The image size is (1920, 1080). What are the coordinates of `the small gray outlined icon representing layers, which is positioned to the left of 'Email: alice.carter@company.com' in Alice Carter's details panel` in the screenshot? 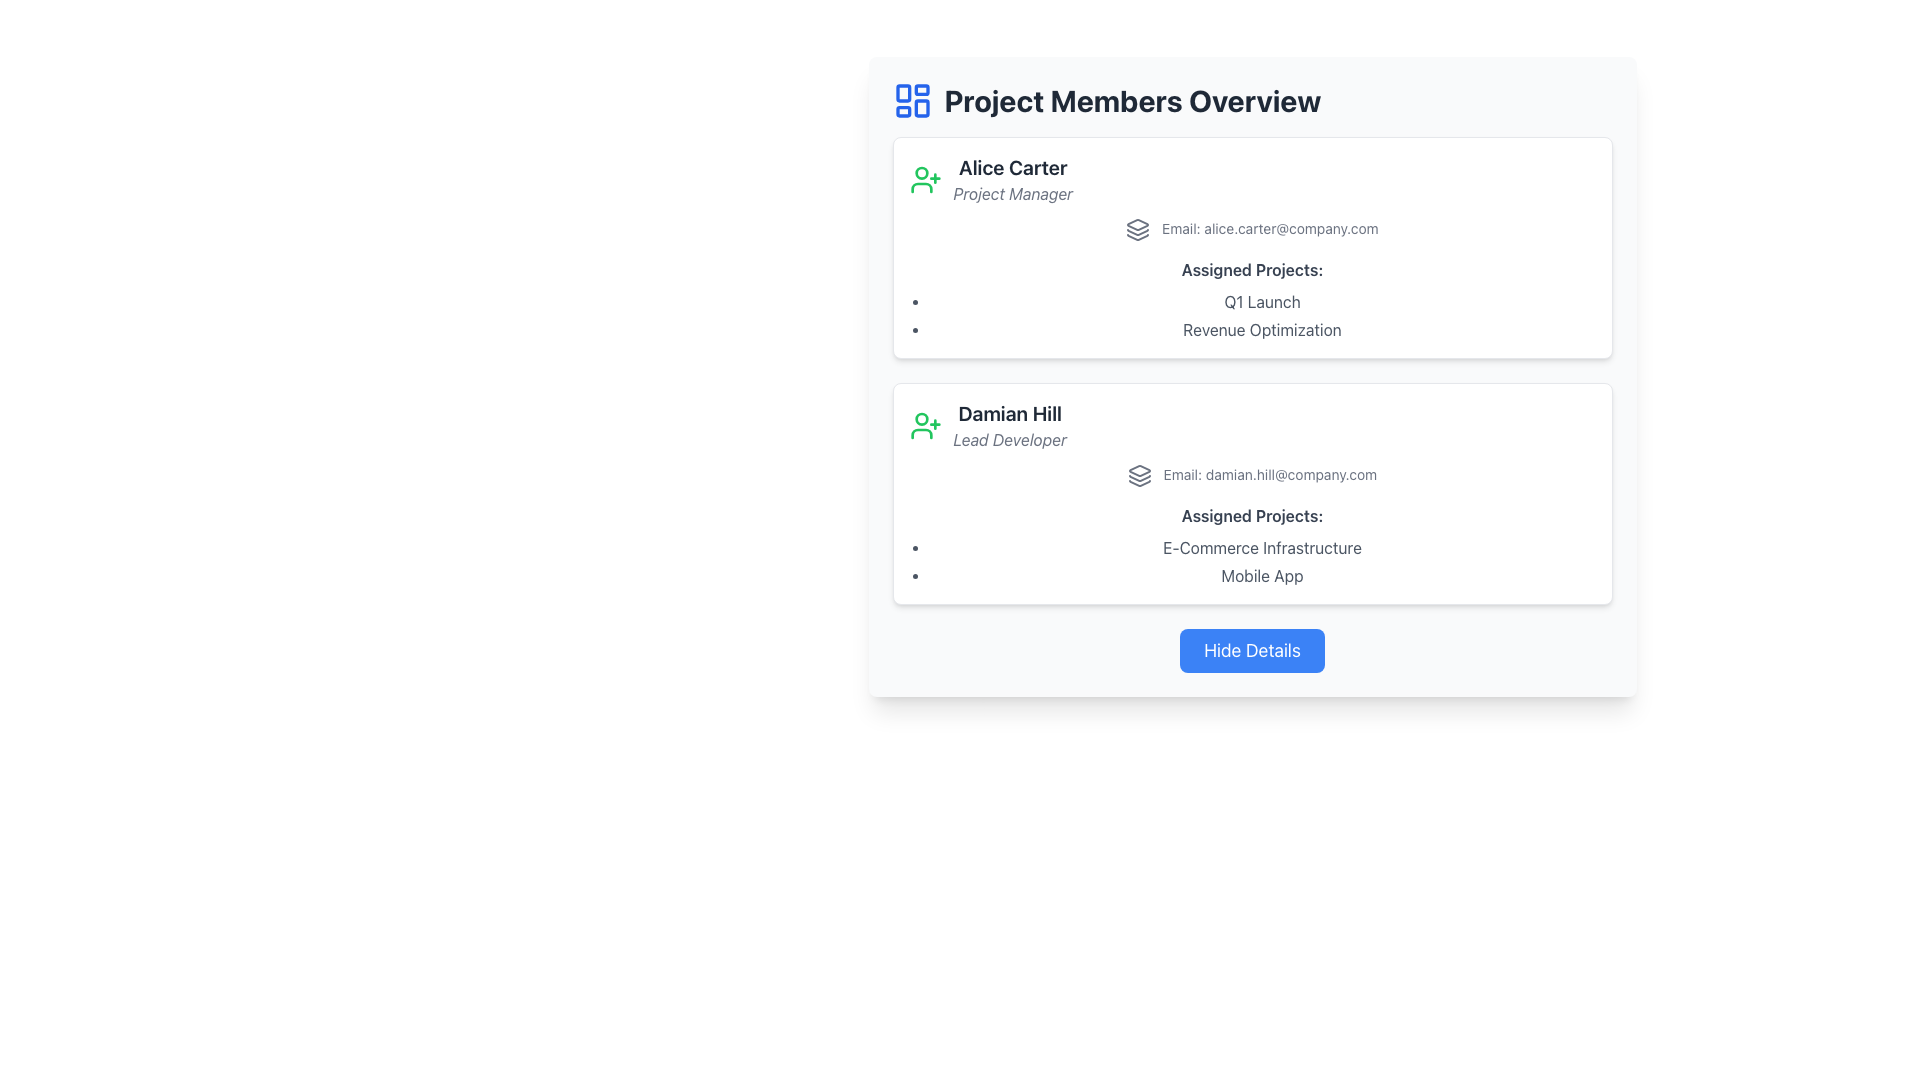 It's located at (1138, 229).